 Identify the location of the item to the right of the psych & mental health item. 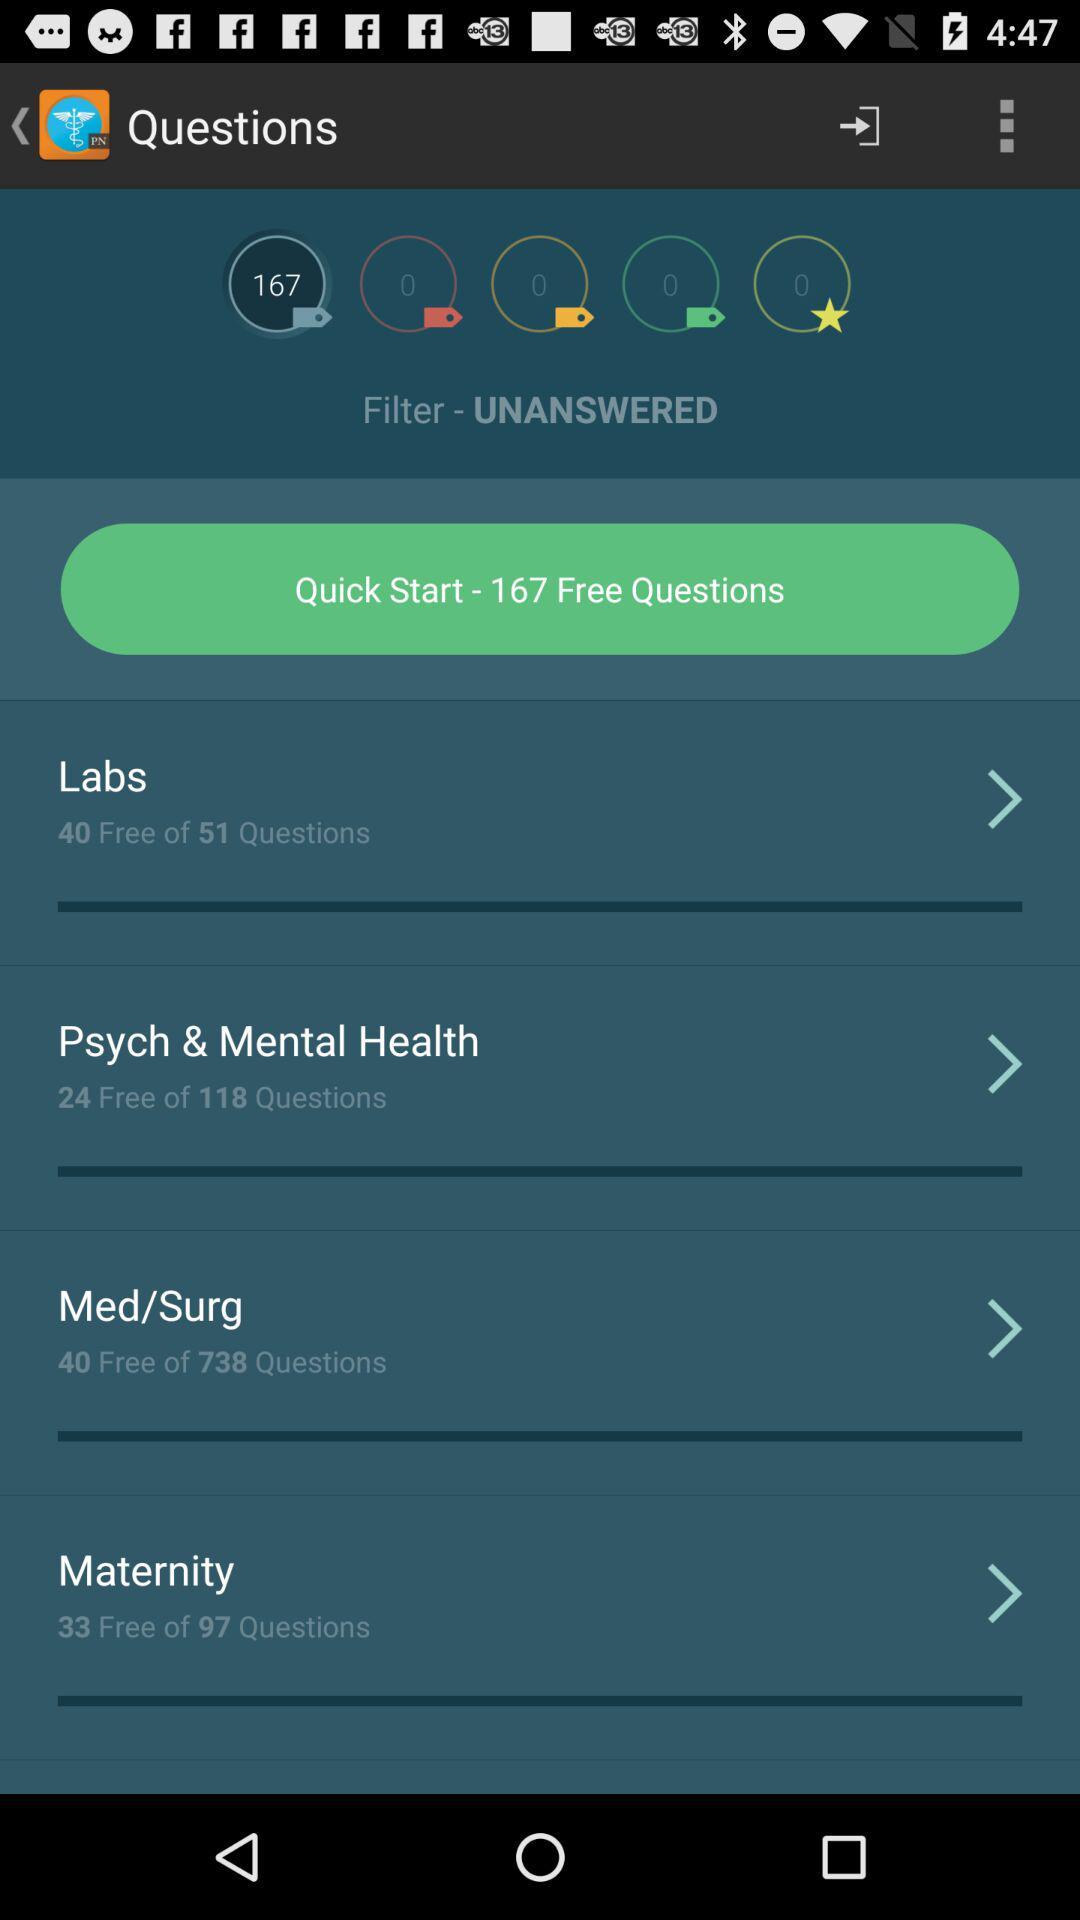
(1005, 1062).